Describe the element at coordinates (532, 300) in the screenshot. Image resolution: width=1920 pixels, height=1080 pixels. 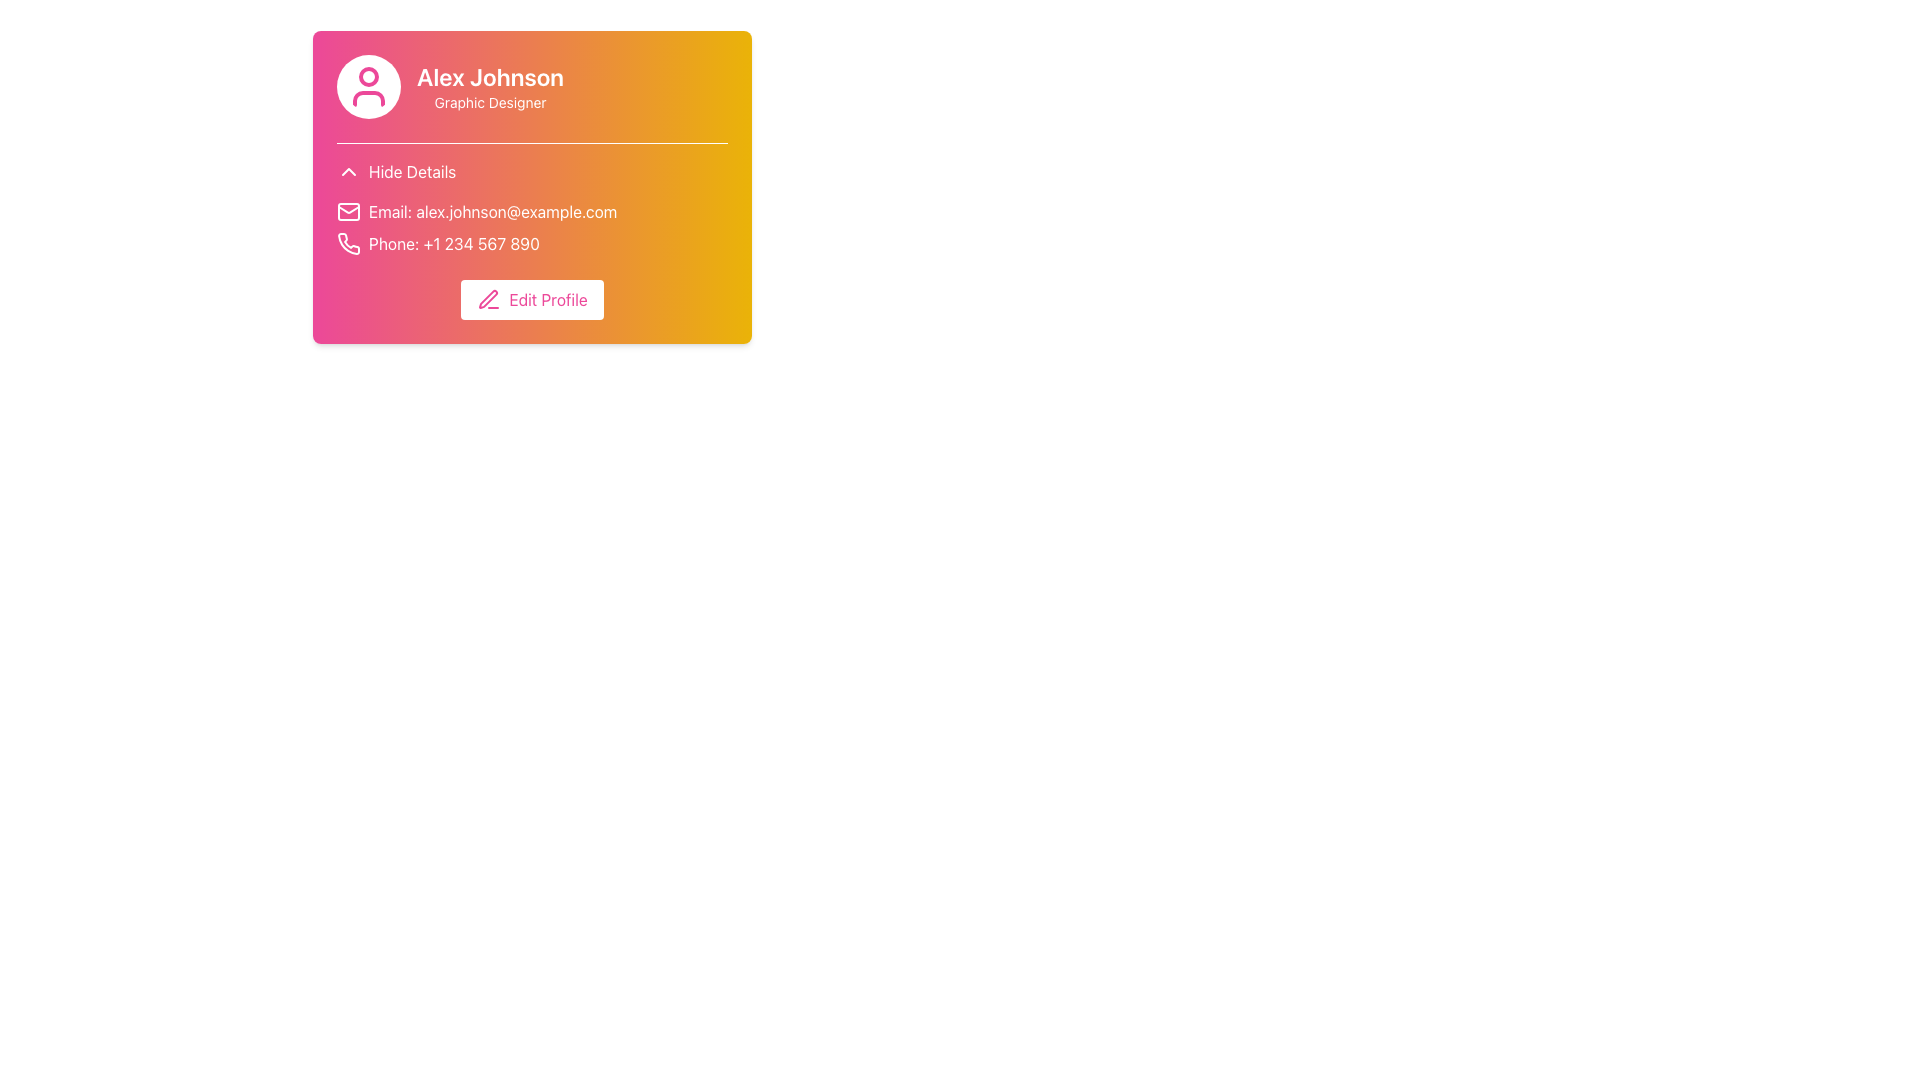
I see `the profile edit button located at the bottom of the profile card to observe the hover effect` at that location.